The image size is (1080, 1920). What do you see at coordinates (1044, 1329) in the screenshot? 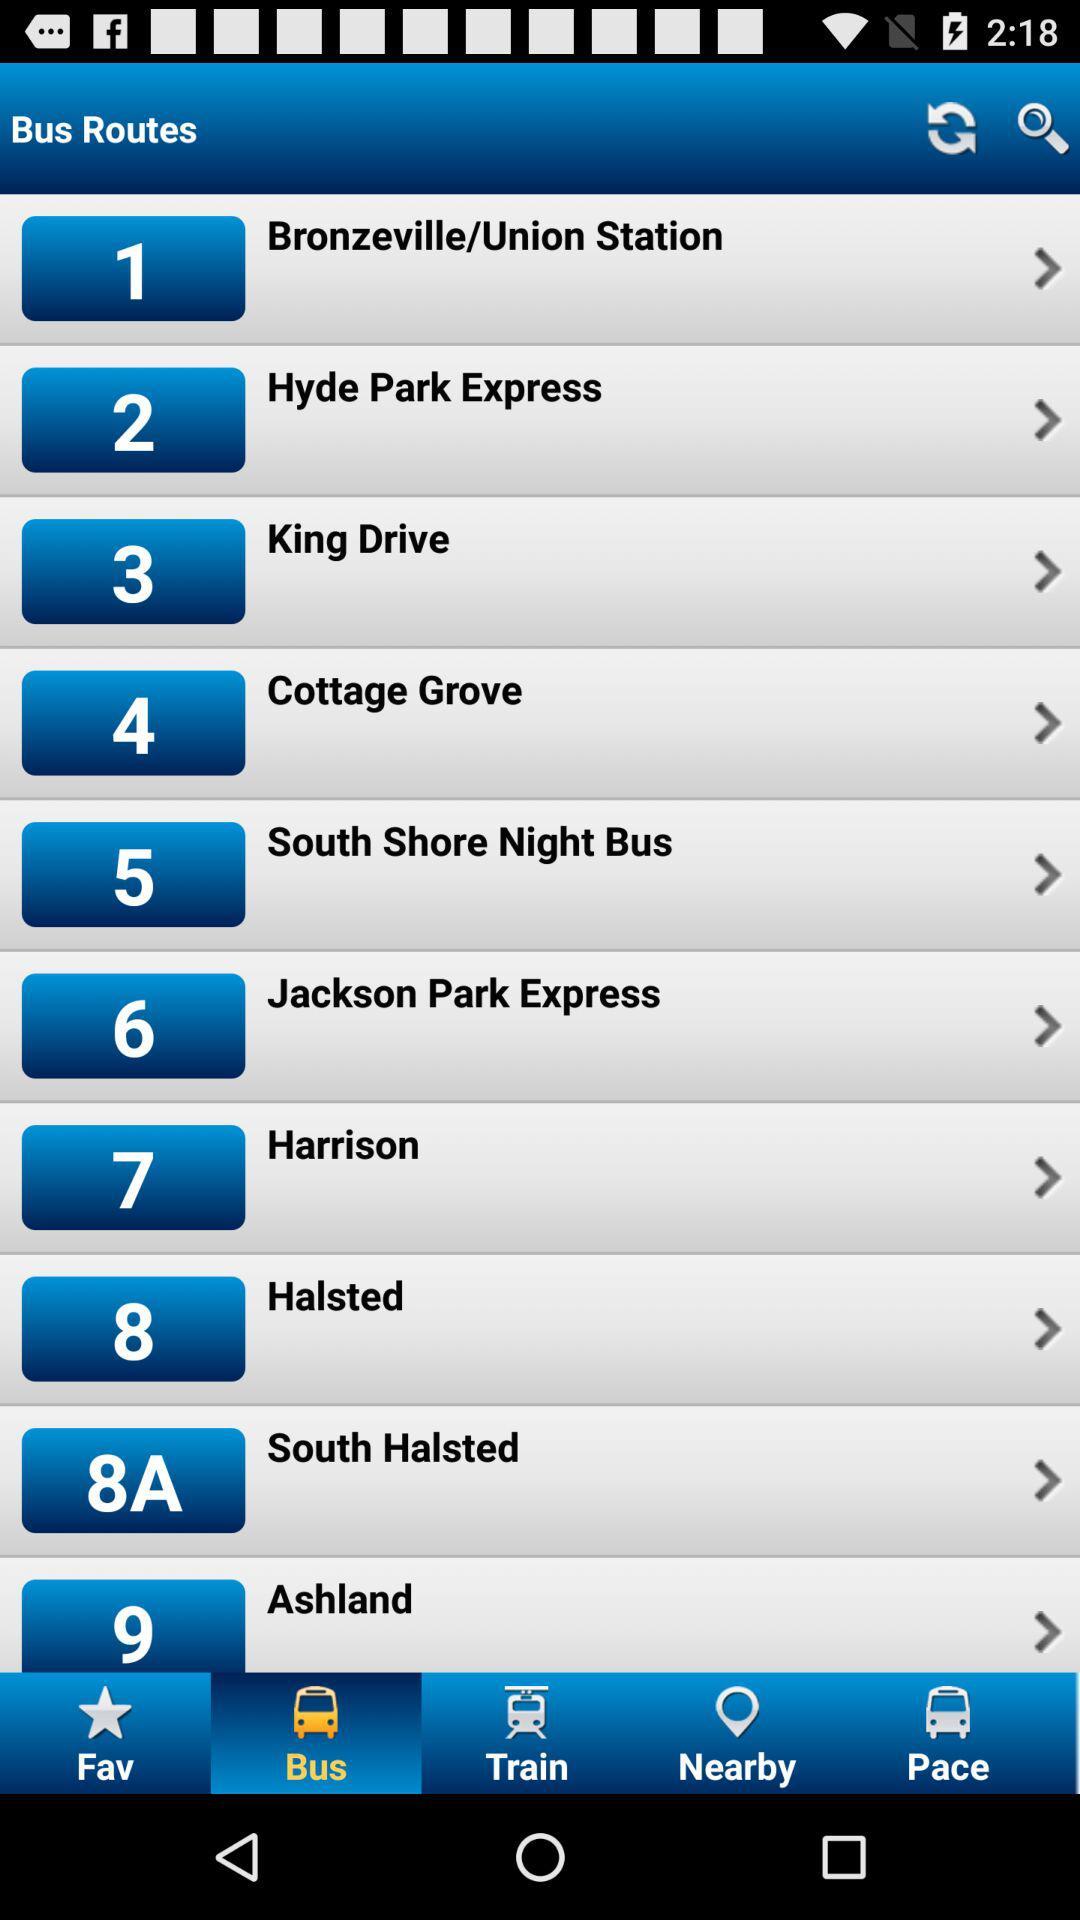
I see `item next to halsted app` at bounding box center [1044, 1329].